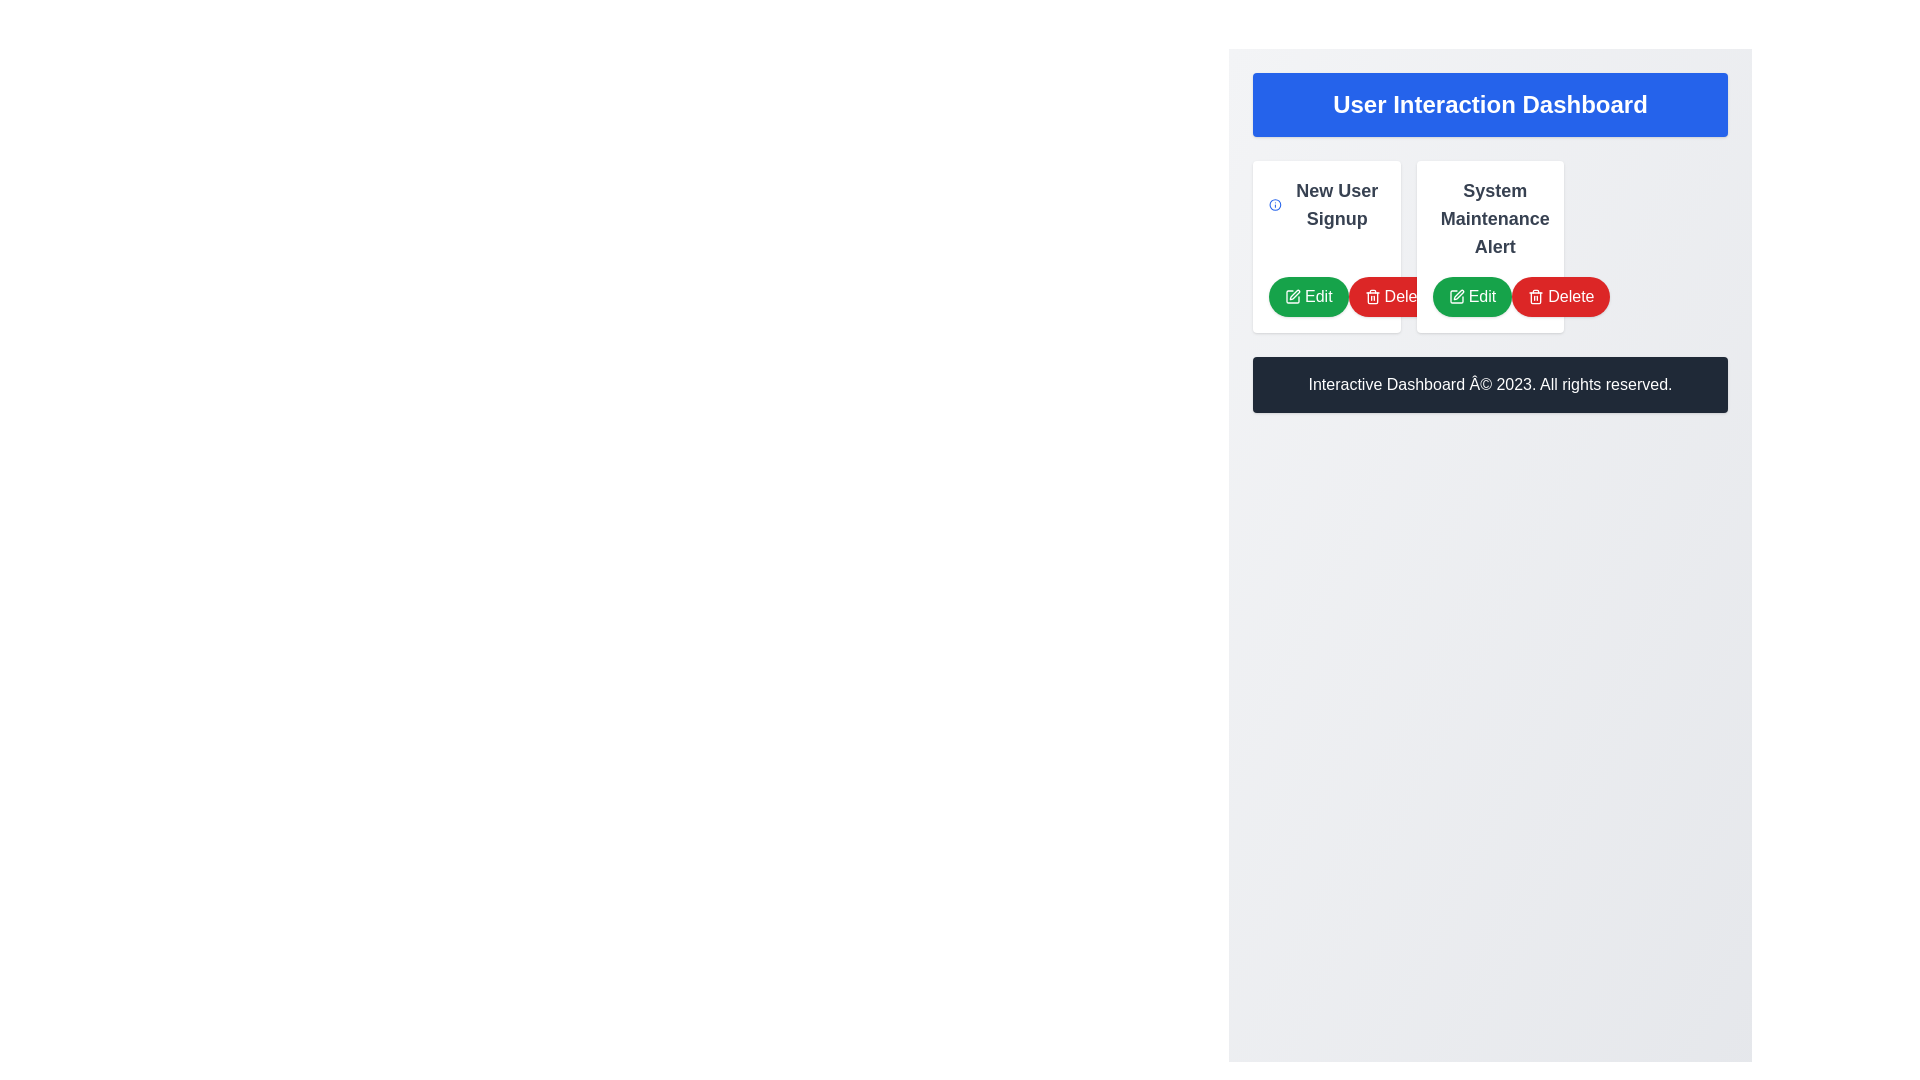 This screenshot has width=1920, height=1080. What do you see at coordinates (1490, 385) in the screenshot?
I see `the Footer component which contains centered text reading 'Interactive Dashboard Â© 2023. All rights reserved.'` at bounding box center [1490, 385].